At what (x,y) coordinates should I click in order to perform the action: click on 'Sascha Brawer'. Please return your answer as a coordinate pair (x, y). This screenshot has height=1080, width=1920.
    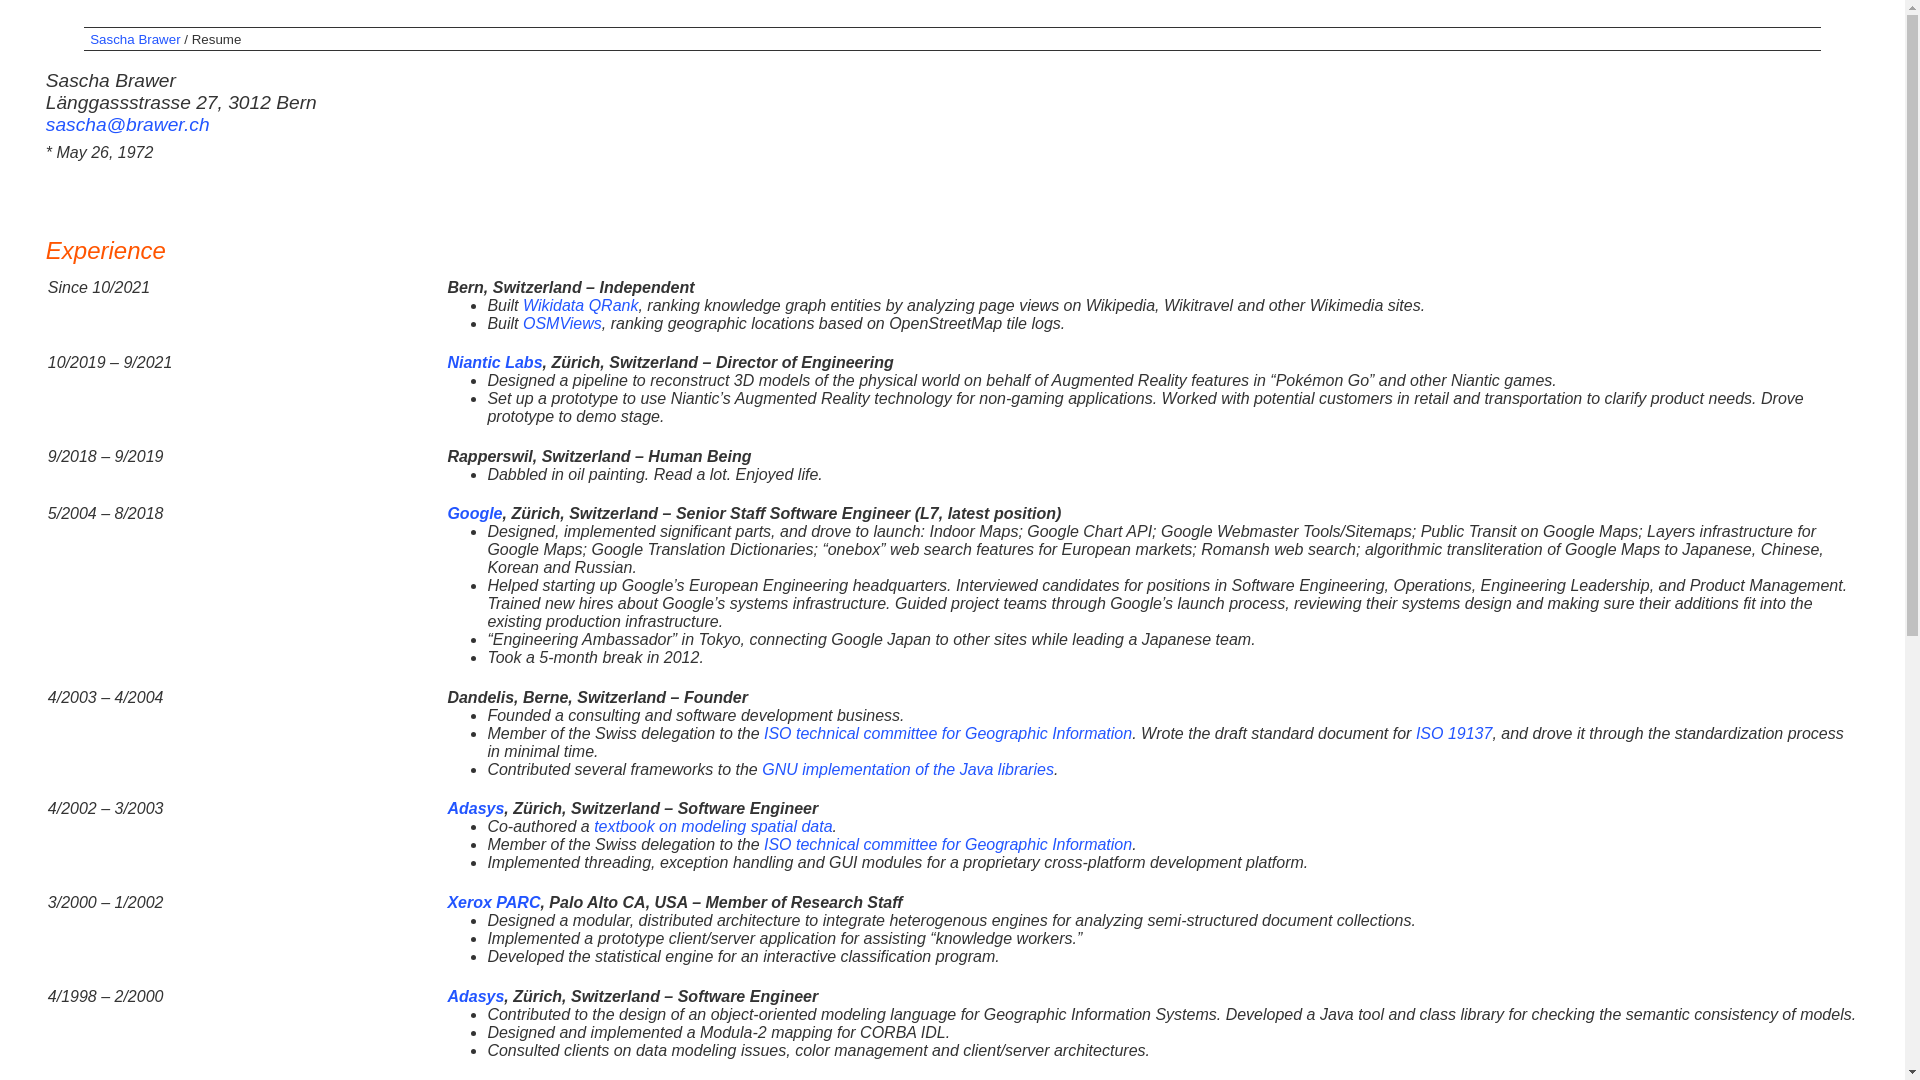
    Looking at the image, I should click on (133, 39).